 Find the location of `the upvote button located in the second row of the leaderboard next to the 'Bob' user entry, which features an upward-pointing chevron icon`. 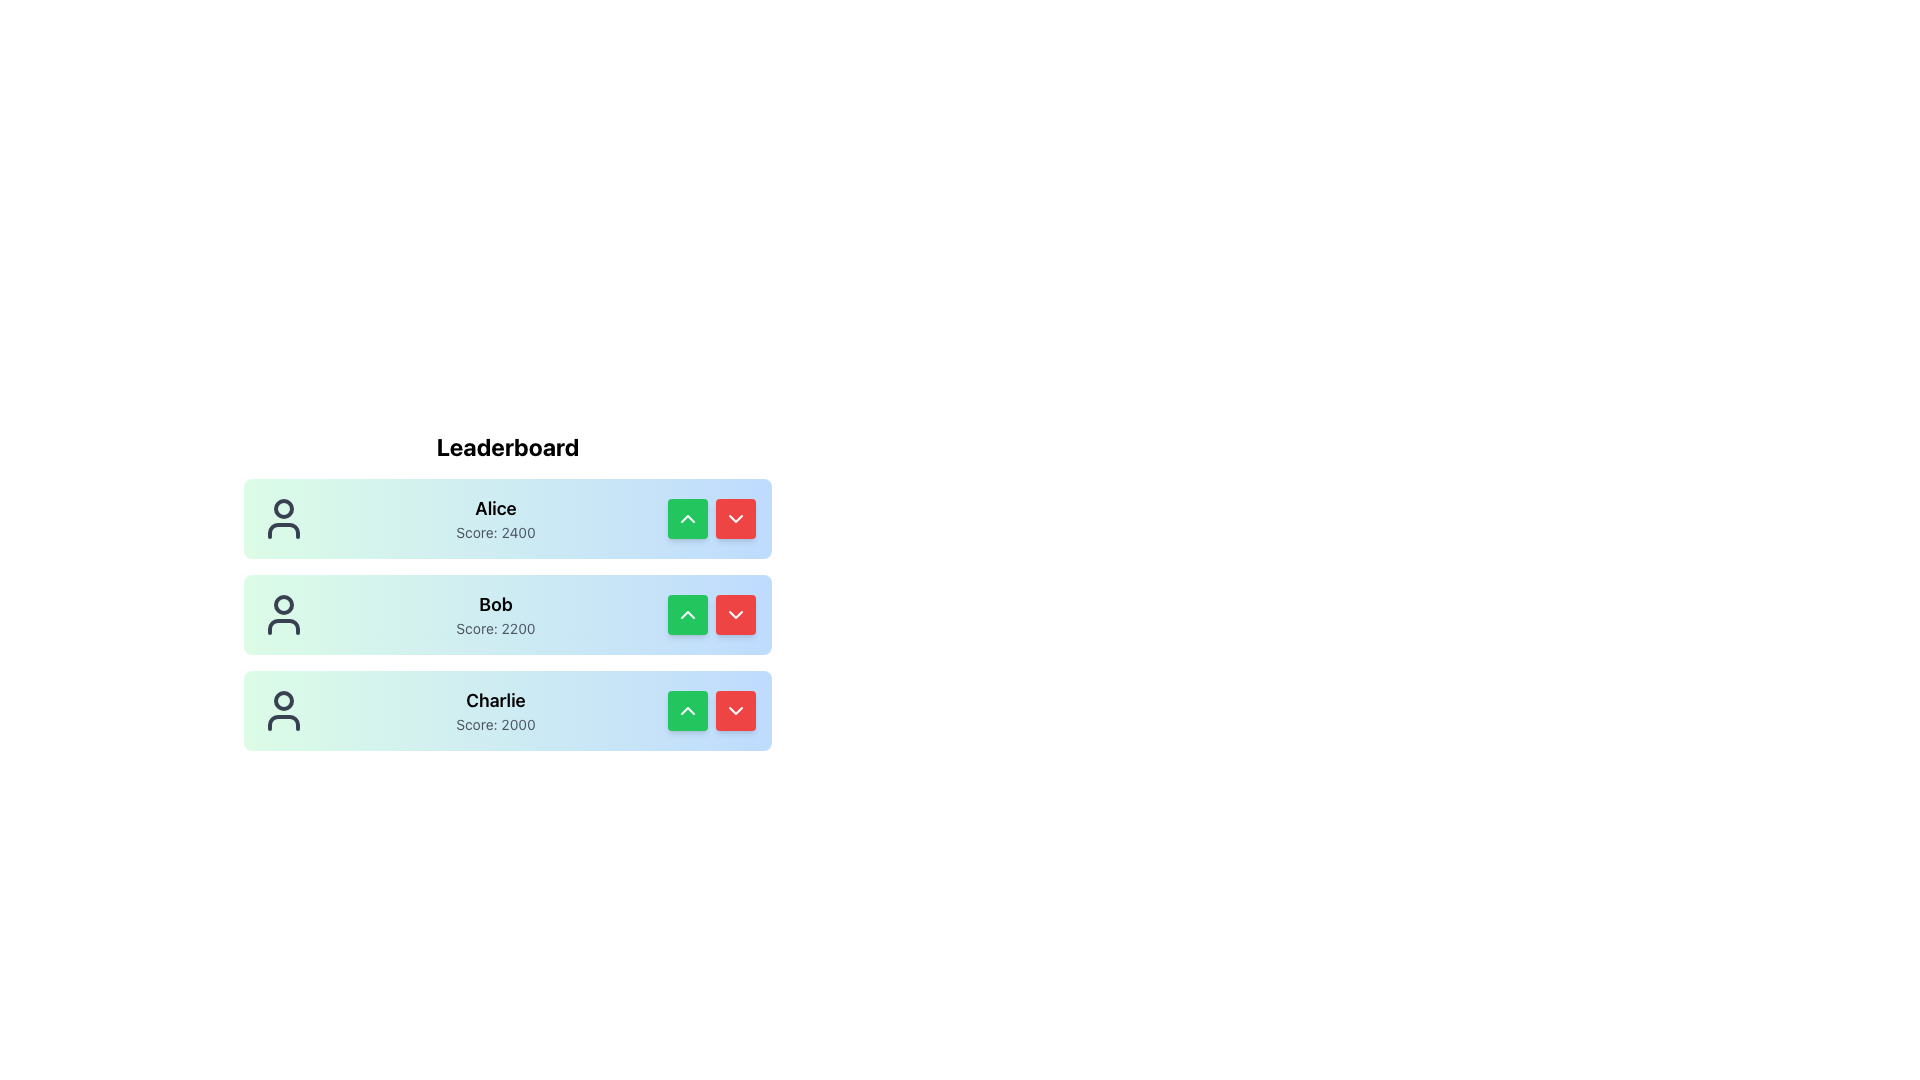

the upvote button located in the second row of the leaderboard next to the 'Bob' user entry, which features an upward-pointing chevron icon is located at coordinates (687, 613).